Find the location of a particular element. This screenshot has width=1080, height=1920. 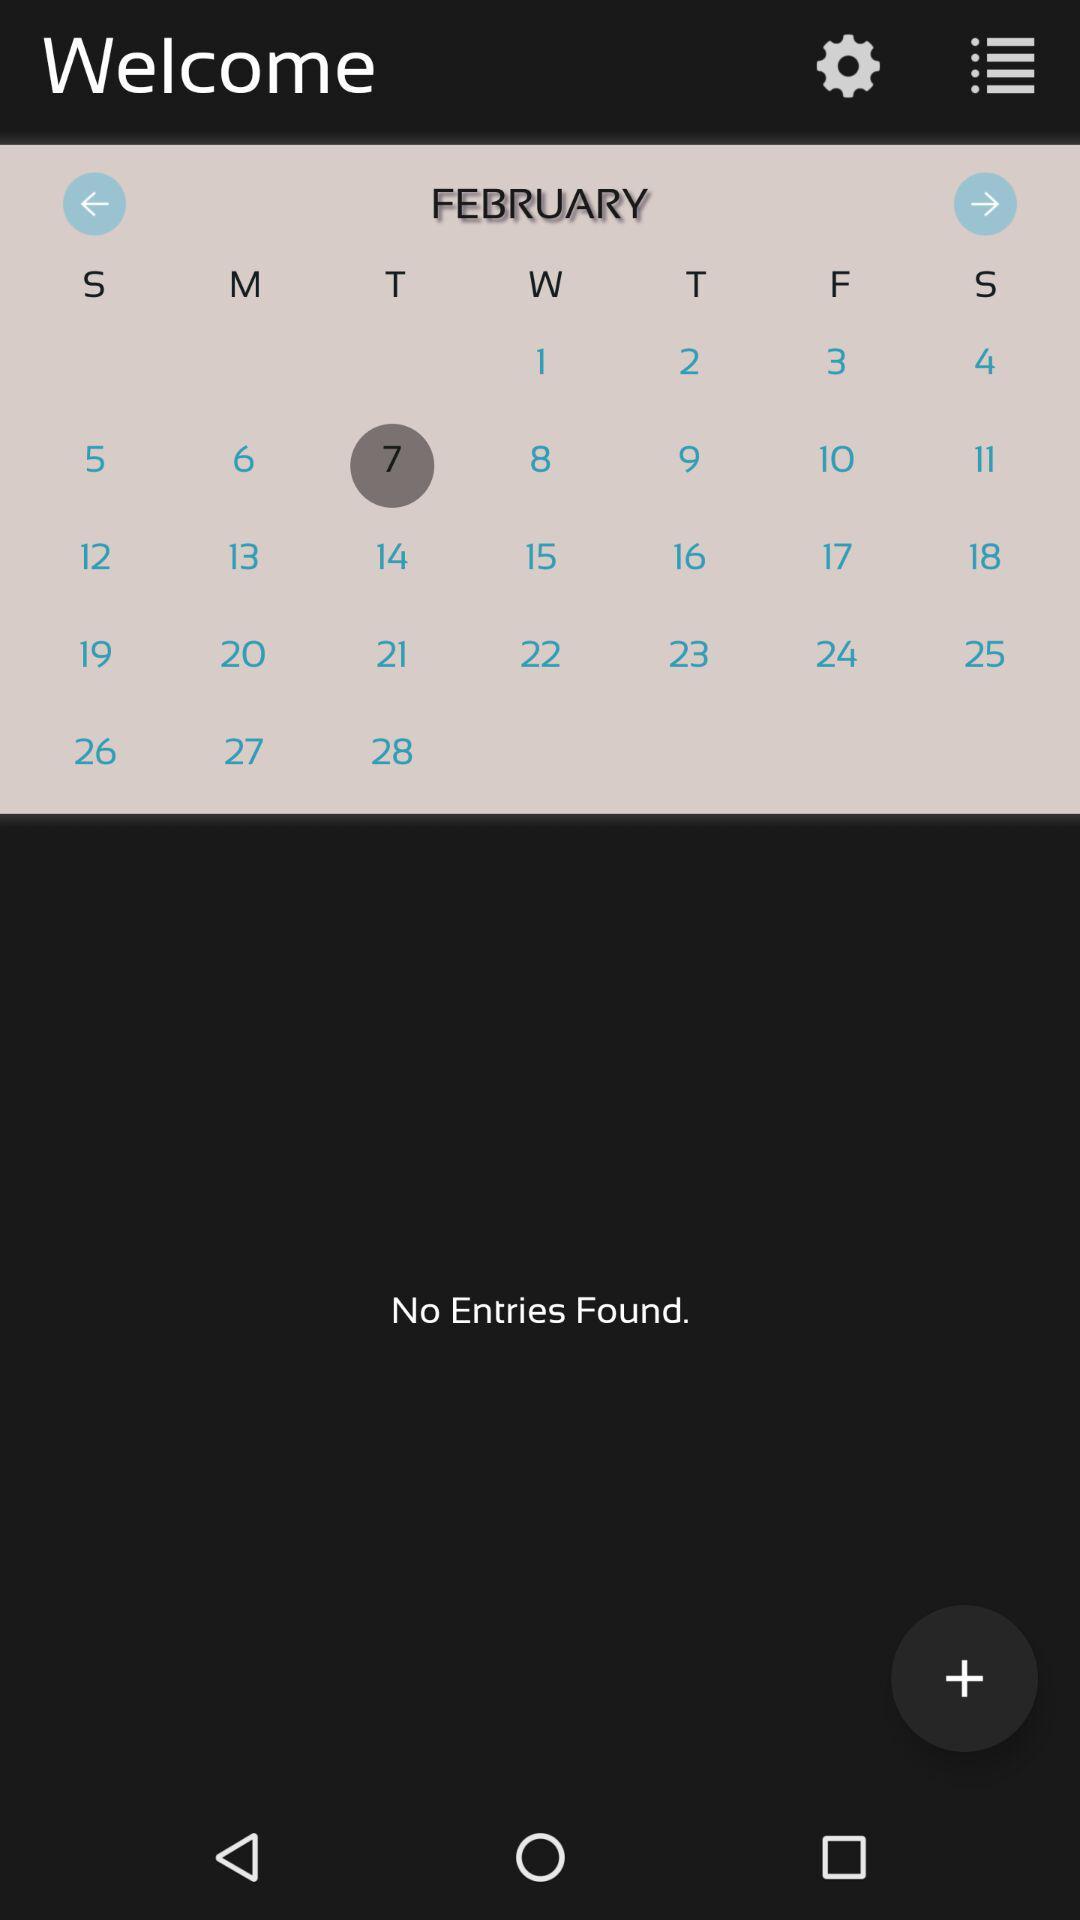

the settings icon is located at coordinates (848, 65).